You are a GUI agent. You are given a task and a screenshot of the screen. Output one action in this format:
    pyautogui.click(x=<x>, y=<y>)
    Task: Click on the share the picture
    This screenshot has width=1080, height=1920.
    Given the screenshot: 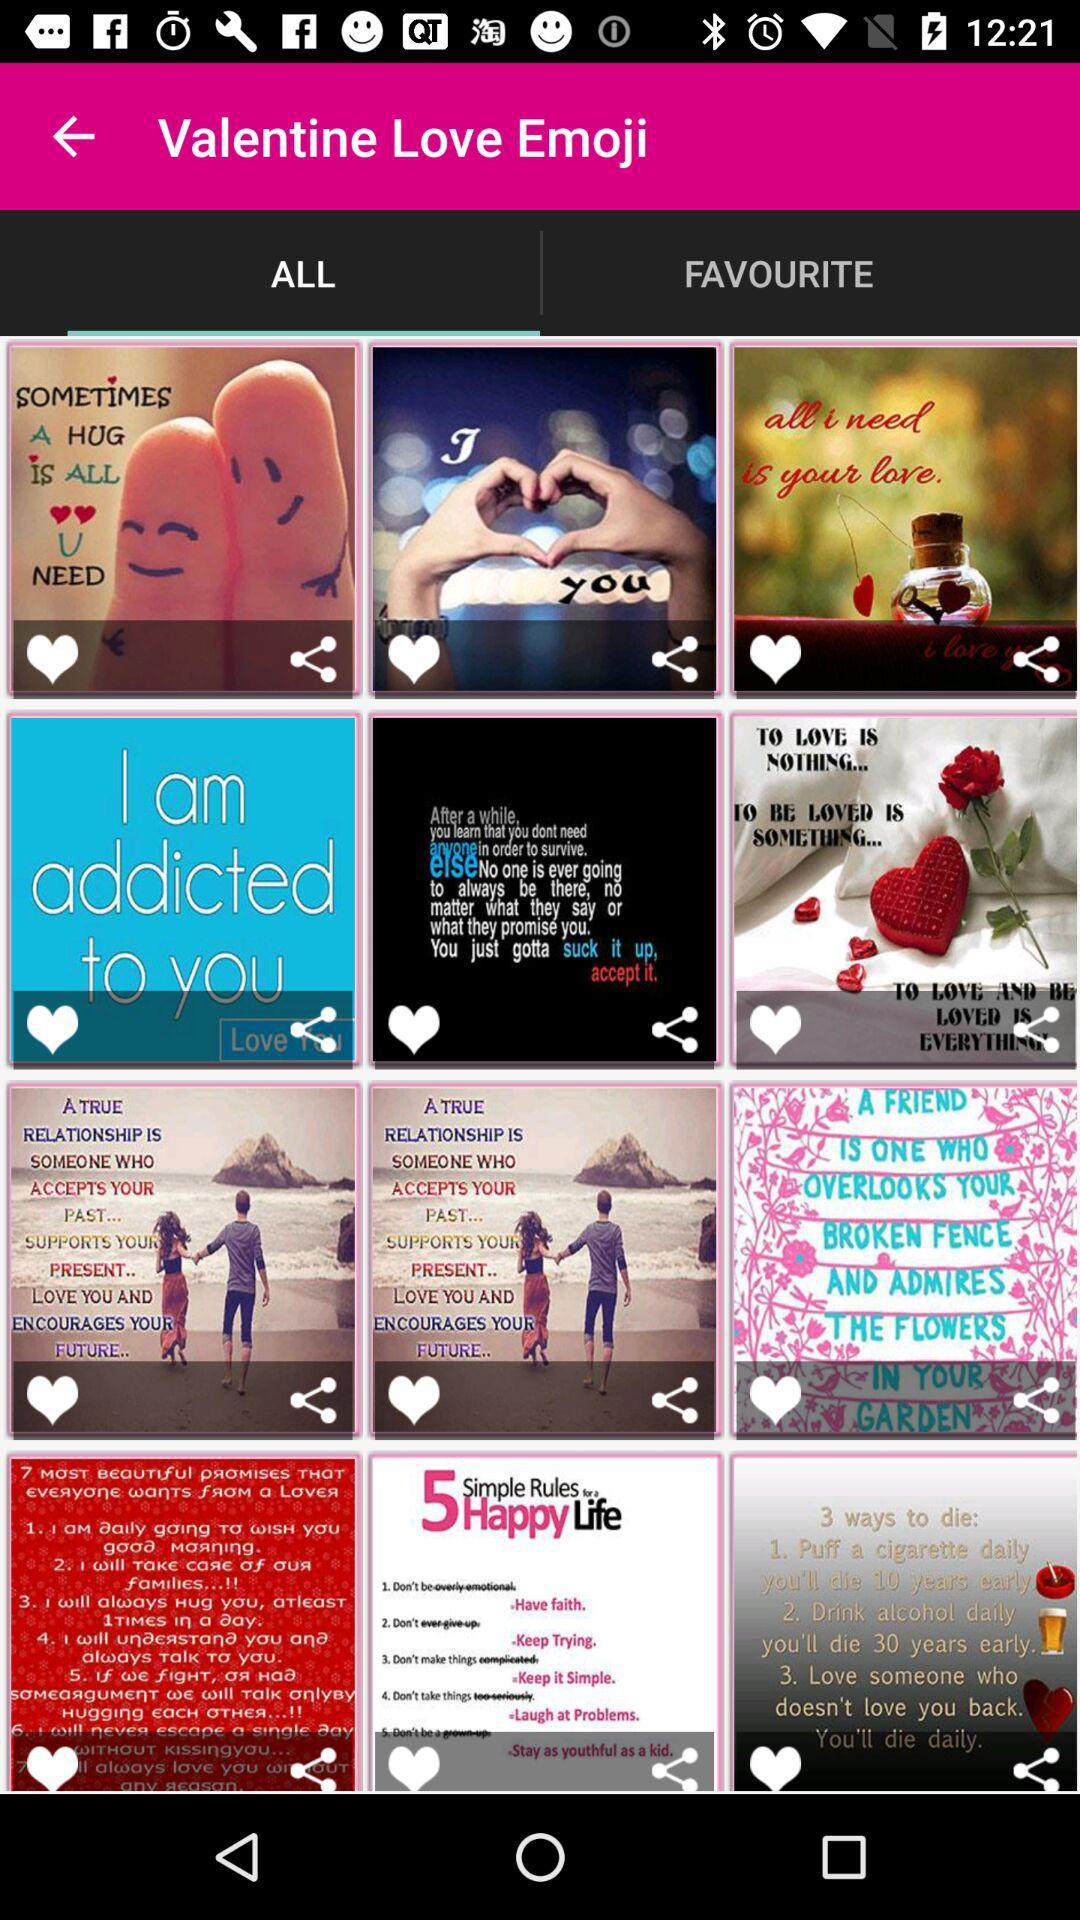 What is the action you would take?
    pyautogui.click(x=675, y=1768)
    